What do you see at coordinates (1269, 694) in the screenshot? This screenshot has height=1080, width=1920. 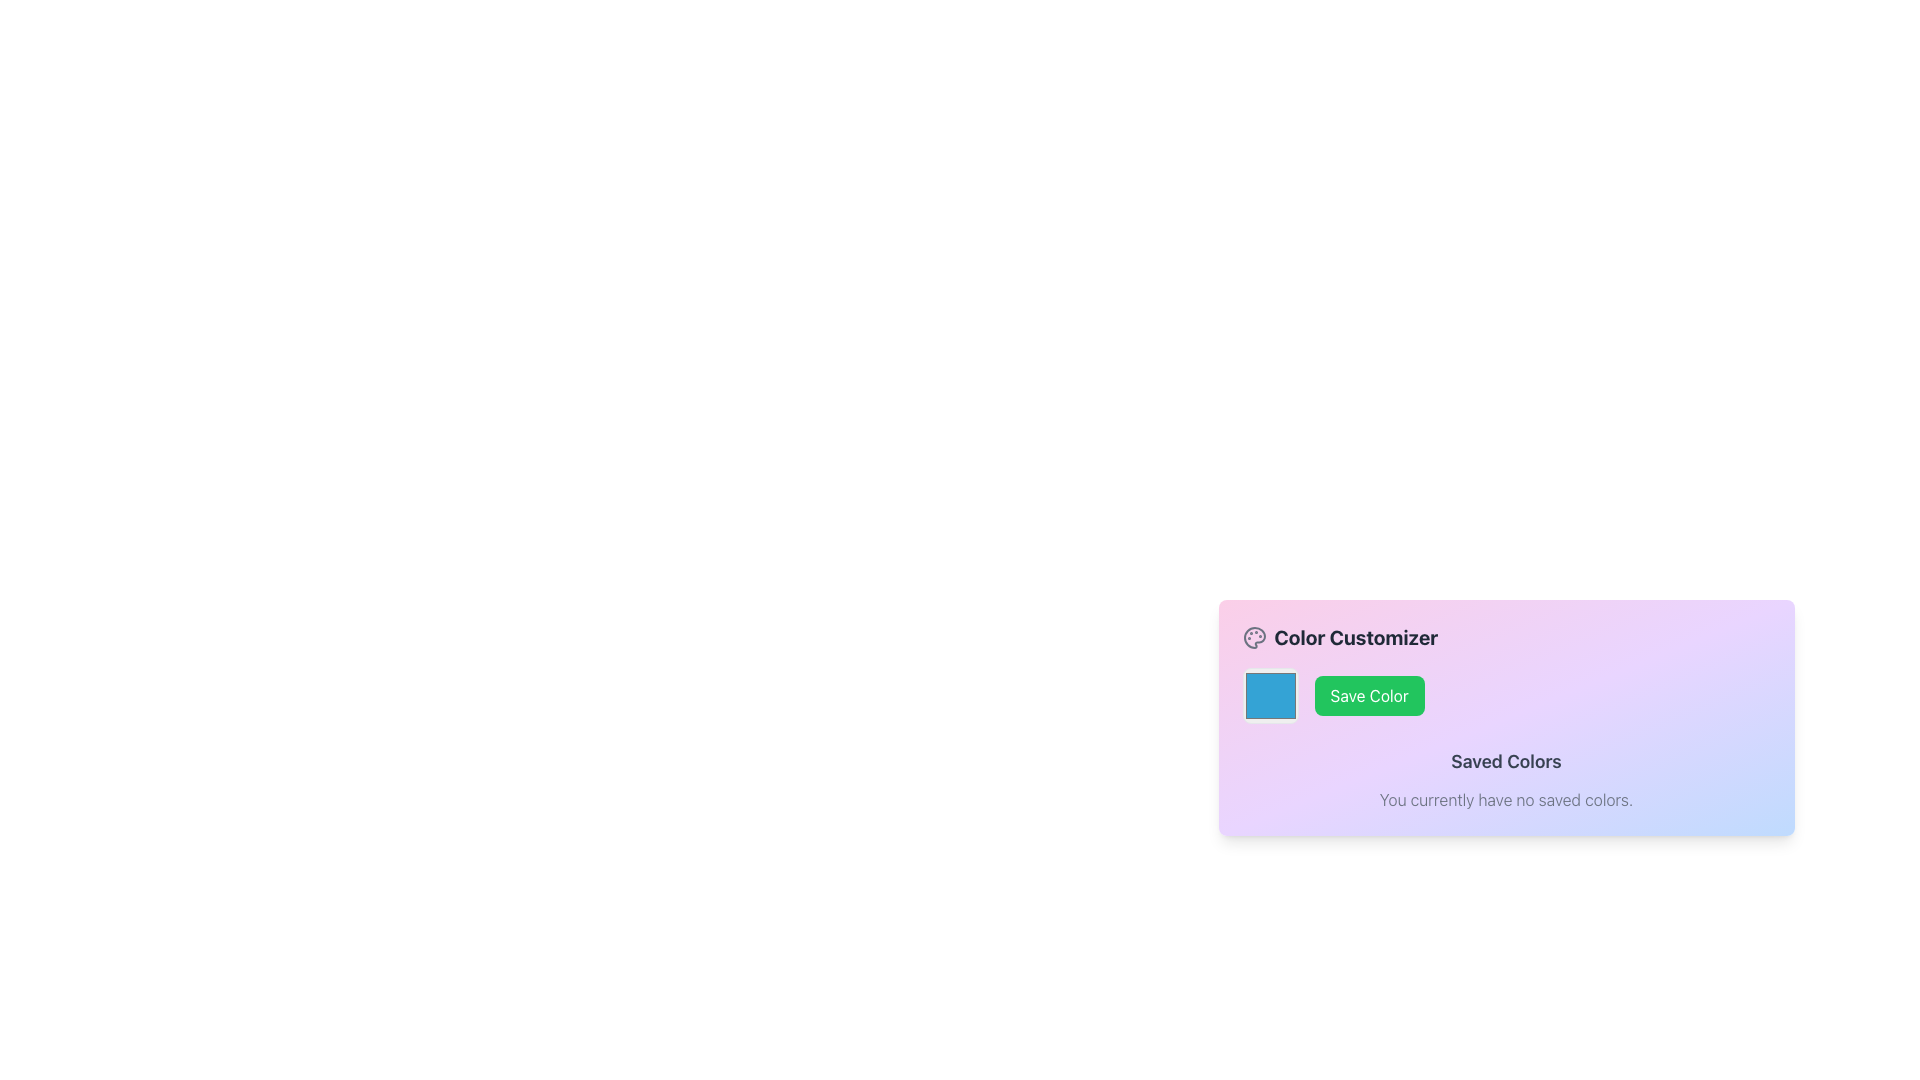 I see `the square color picker with a blue background and gray border` at bounding box center [1269, 694].